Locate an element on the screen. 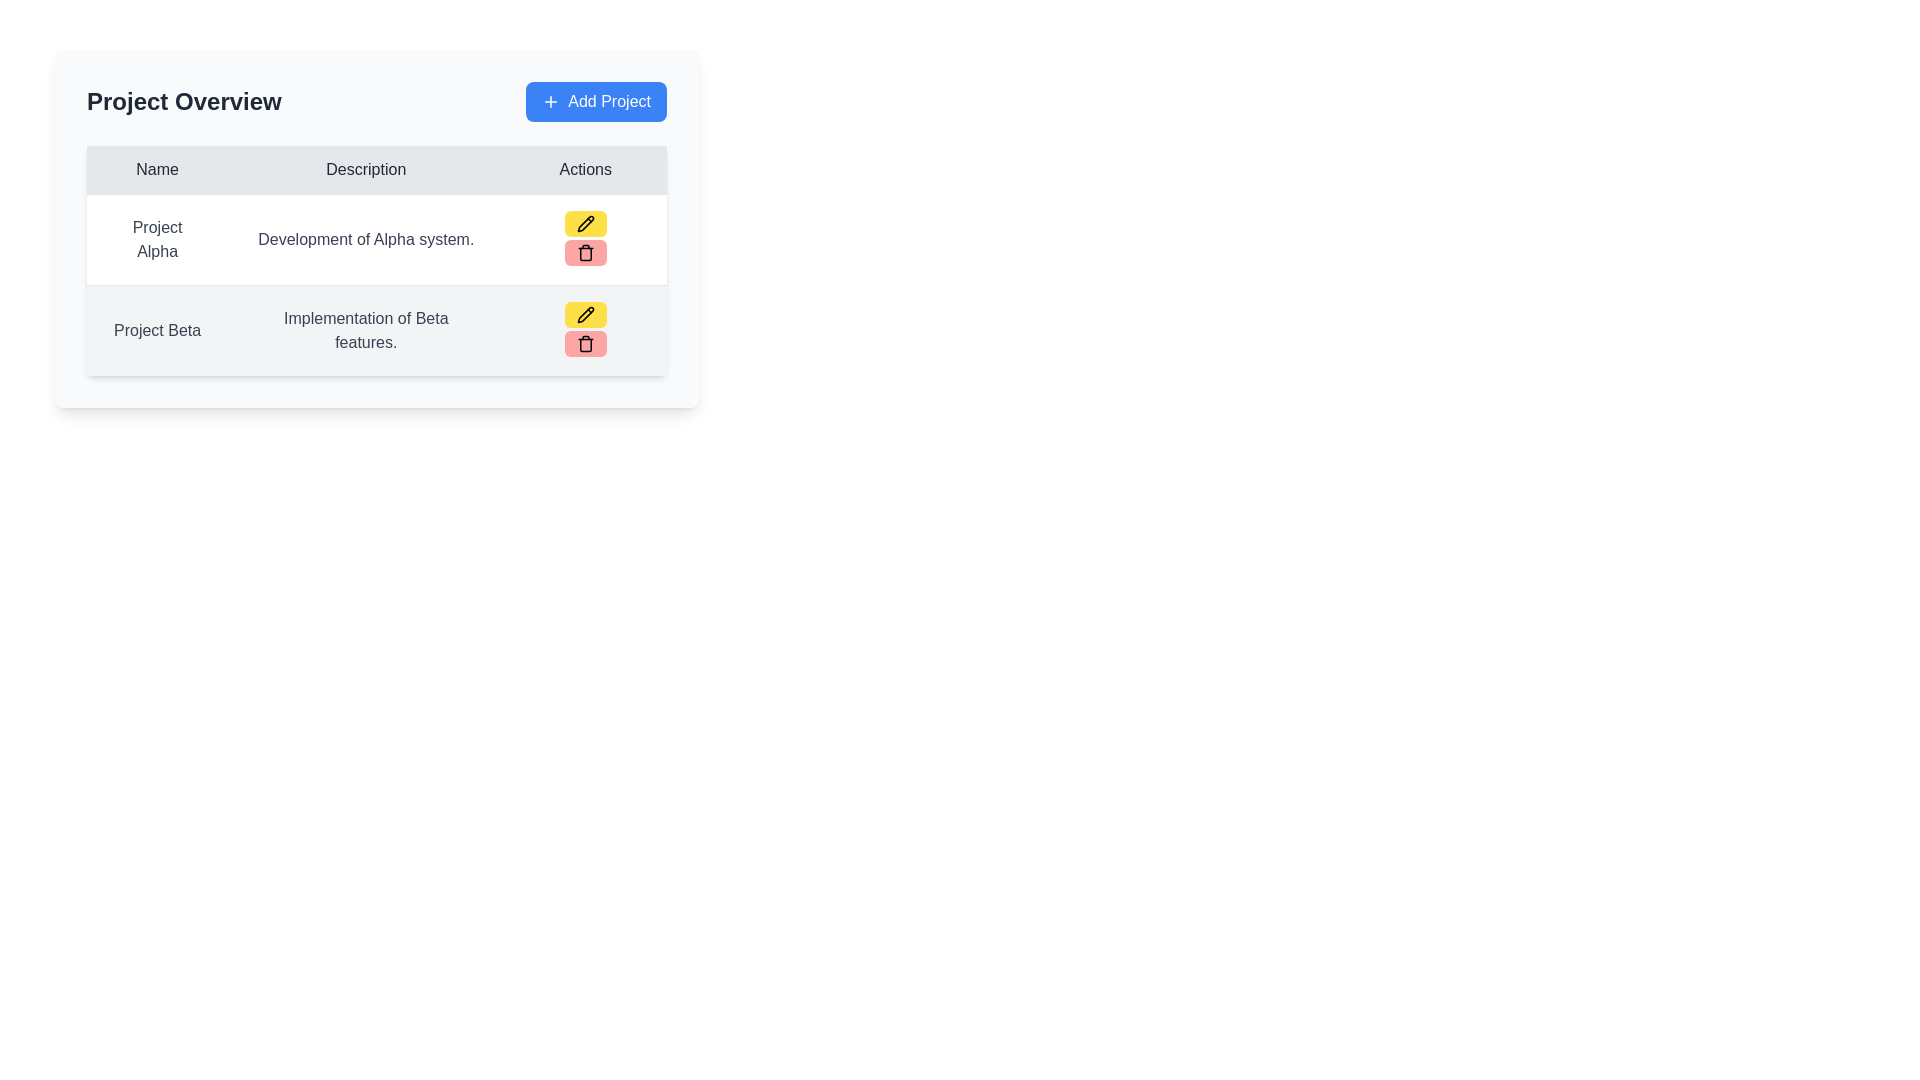 The image size is (1920, 1080). the edit icon located in the 'Actions' column of the first row under 'Project Overview' is located at coordinates (584, 315).